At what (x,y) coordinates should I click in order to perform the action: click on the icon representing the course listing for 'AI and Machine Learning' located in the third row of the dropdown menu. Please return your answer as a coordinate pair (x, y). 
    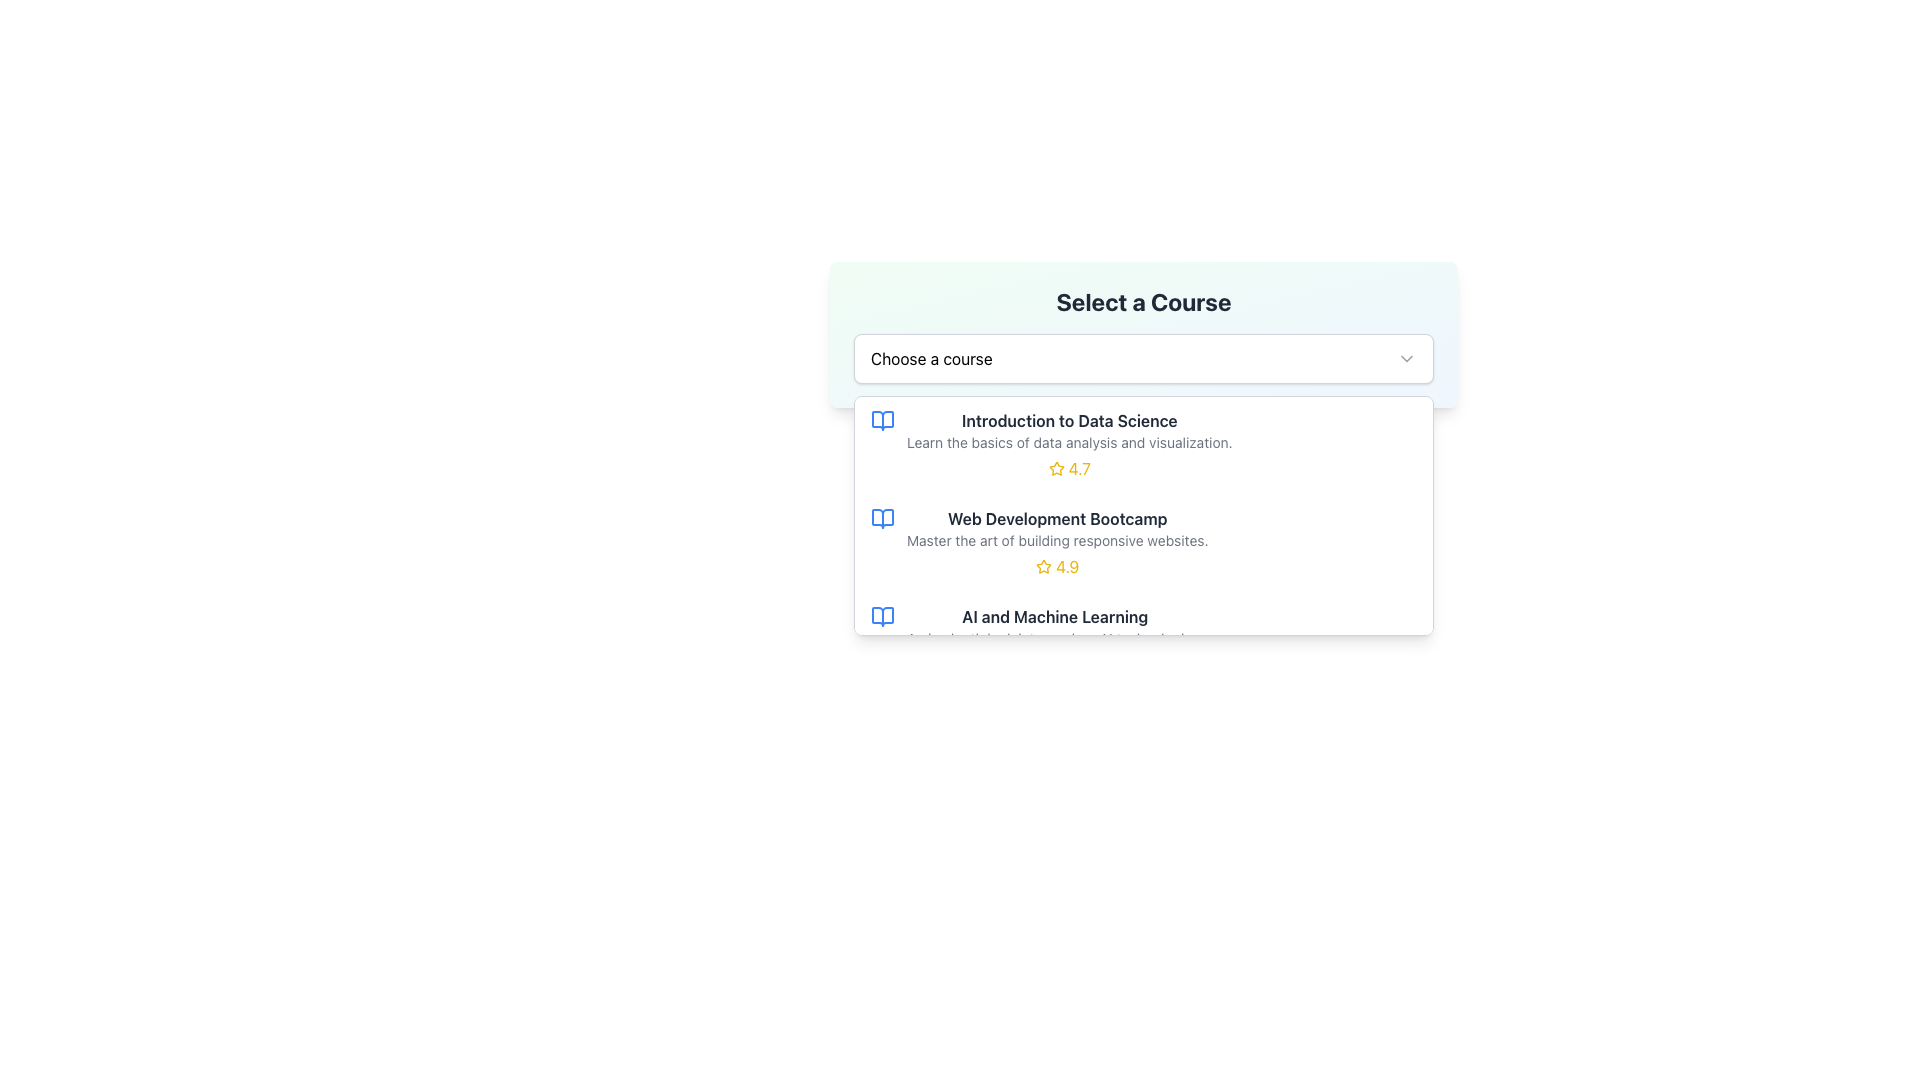
    Looking at the image, I should click on (882, 616).